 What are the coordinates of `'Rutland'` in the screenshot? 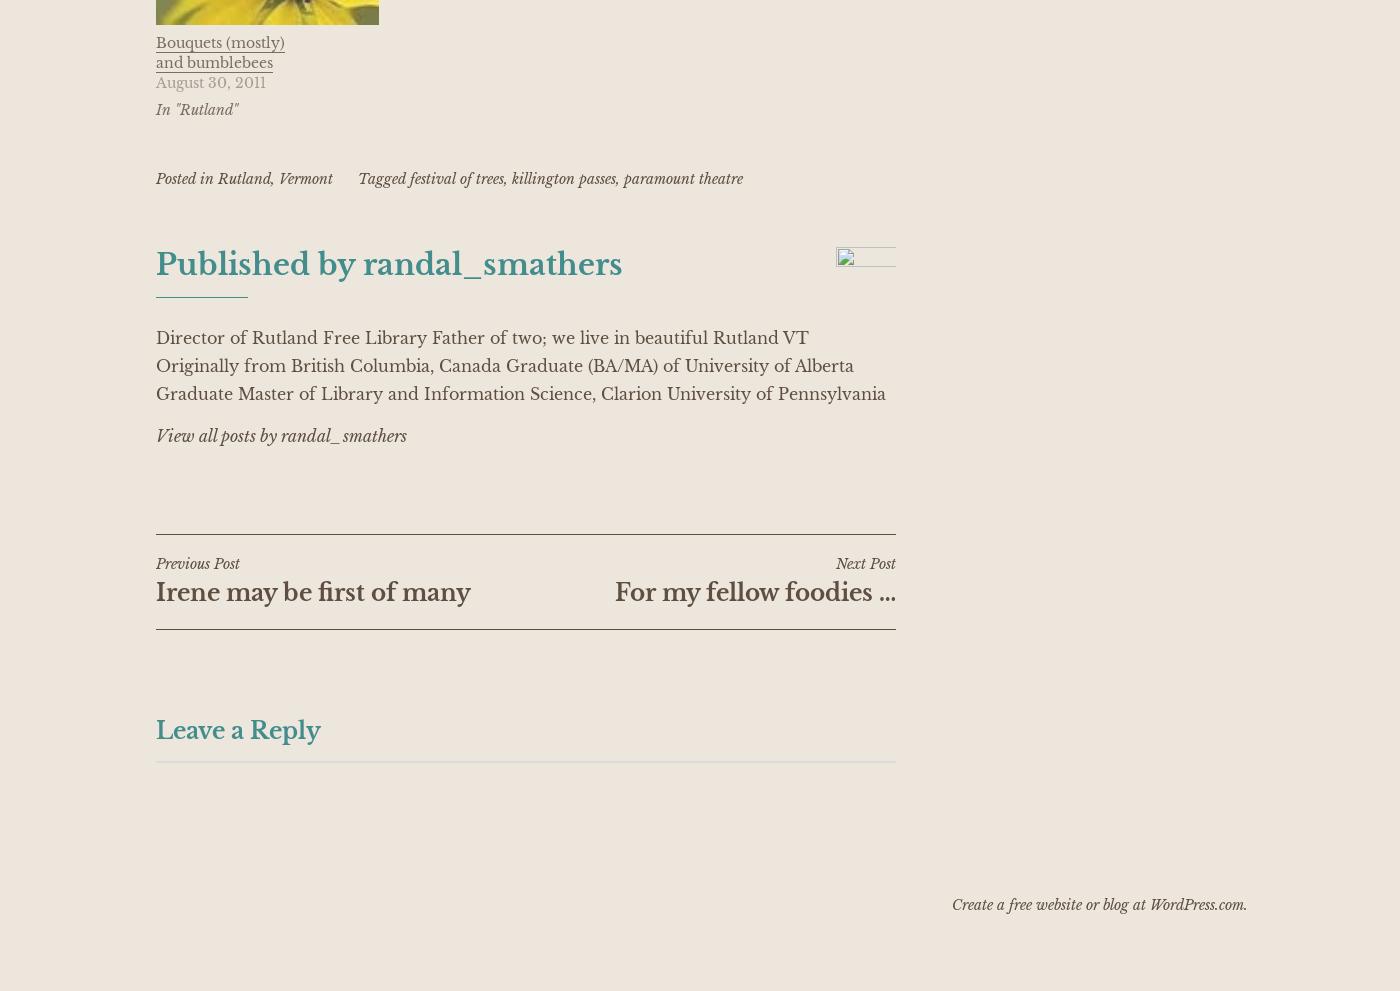 It's located at (217, 177).